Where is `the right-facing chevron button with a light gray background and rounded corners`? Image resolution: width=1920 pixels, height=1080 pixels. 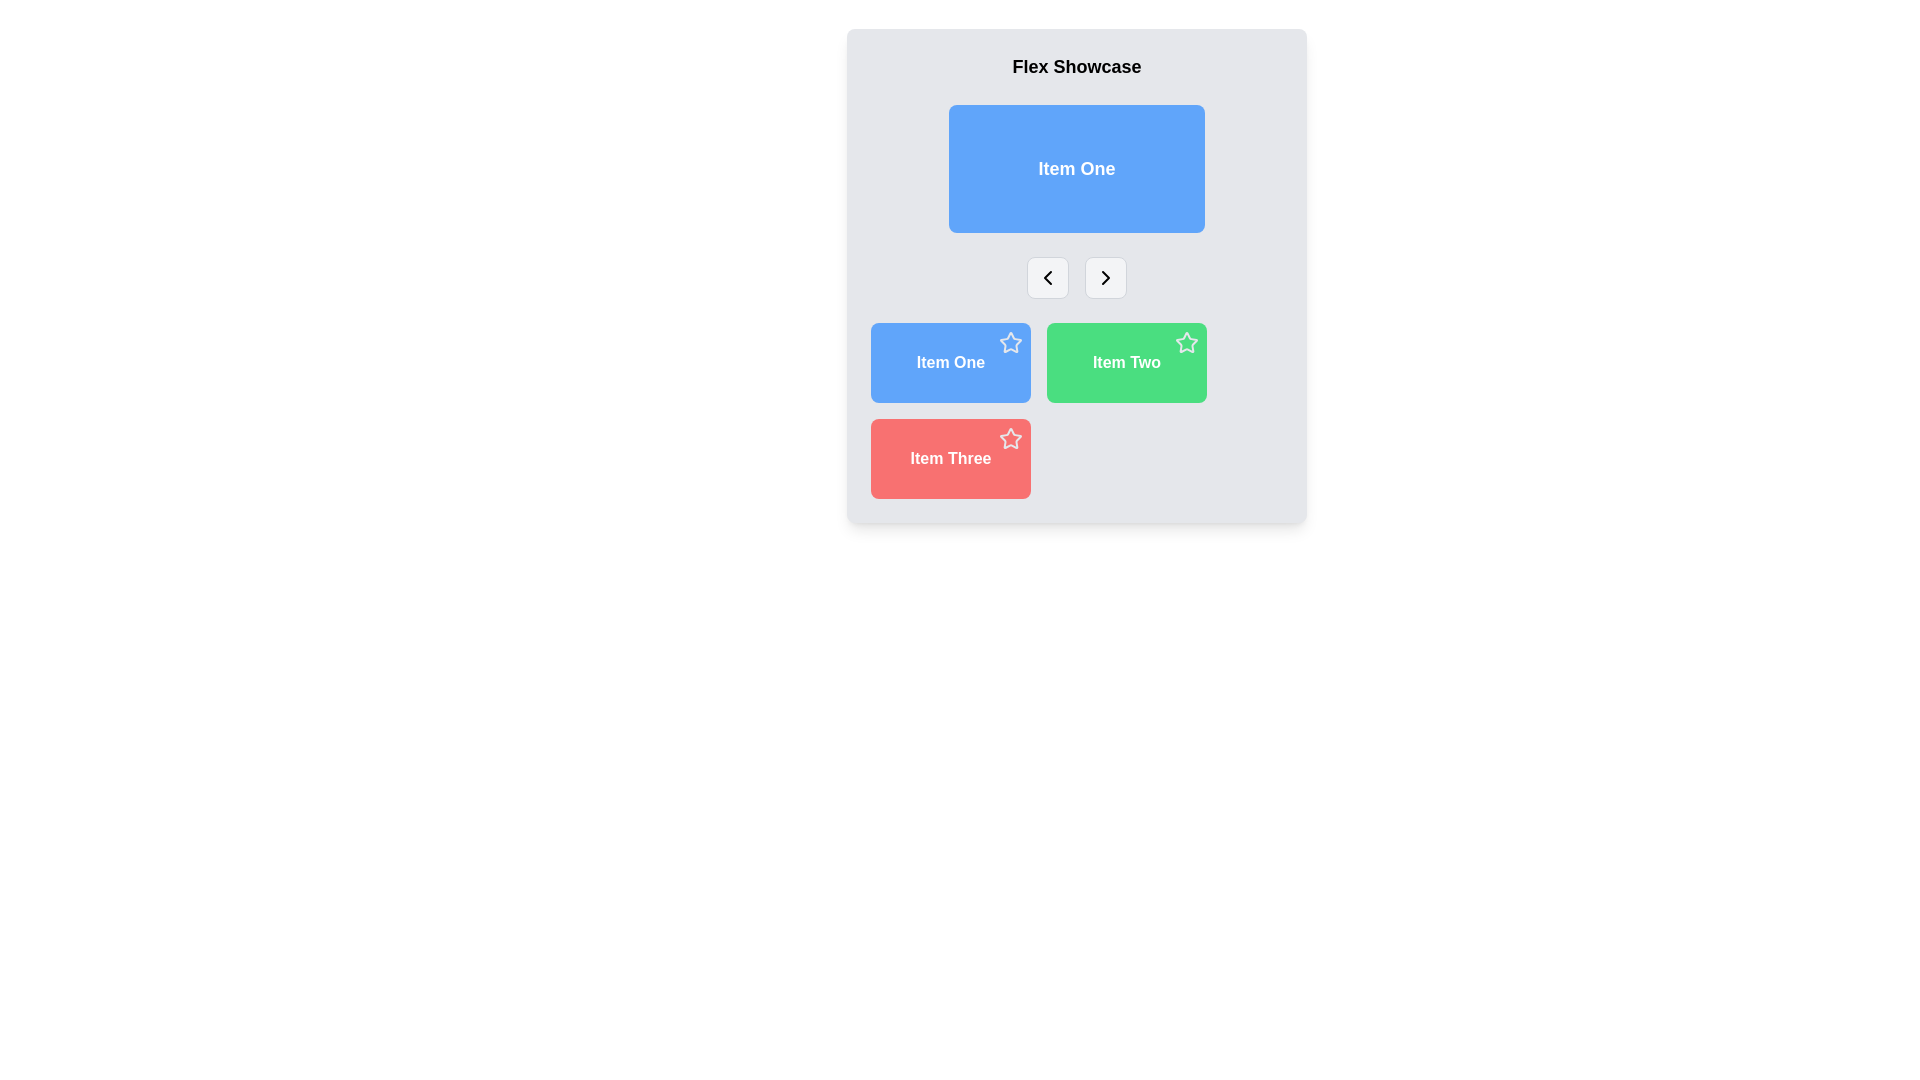
the right-facing chevron button with a light gray background and rounded corners is located at coordinates (1104, 277).